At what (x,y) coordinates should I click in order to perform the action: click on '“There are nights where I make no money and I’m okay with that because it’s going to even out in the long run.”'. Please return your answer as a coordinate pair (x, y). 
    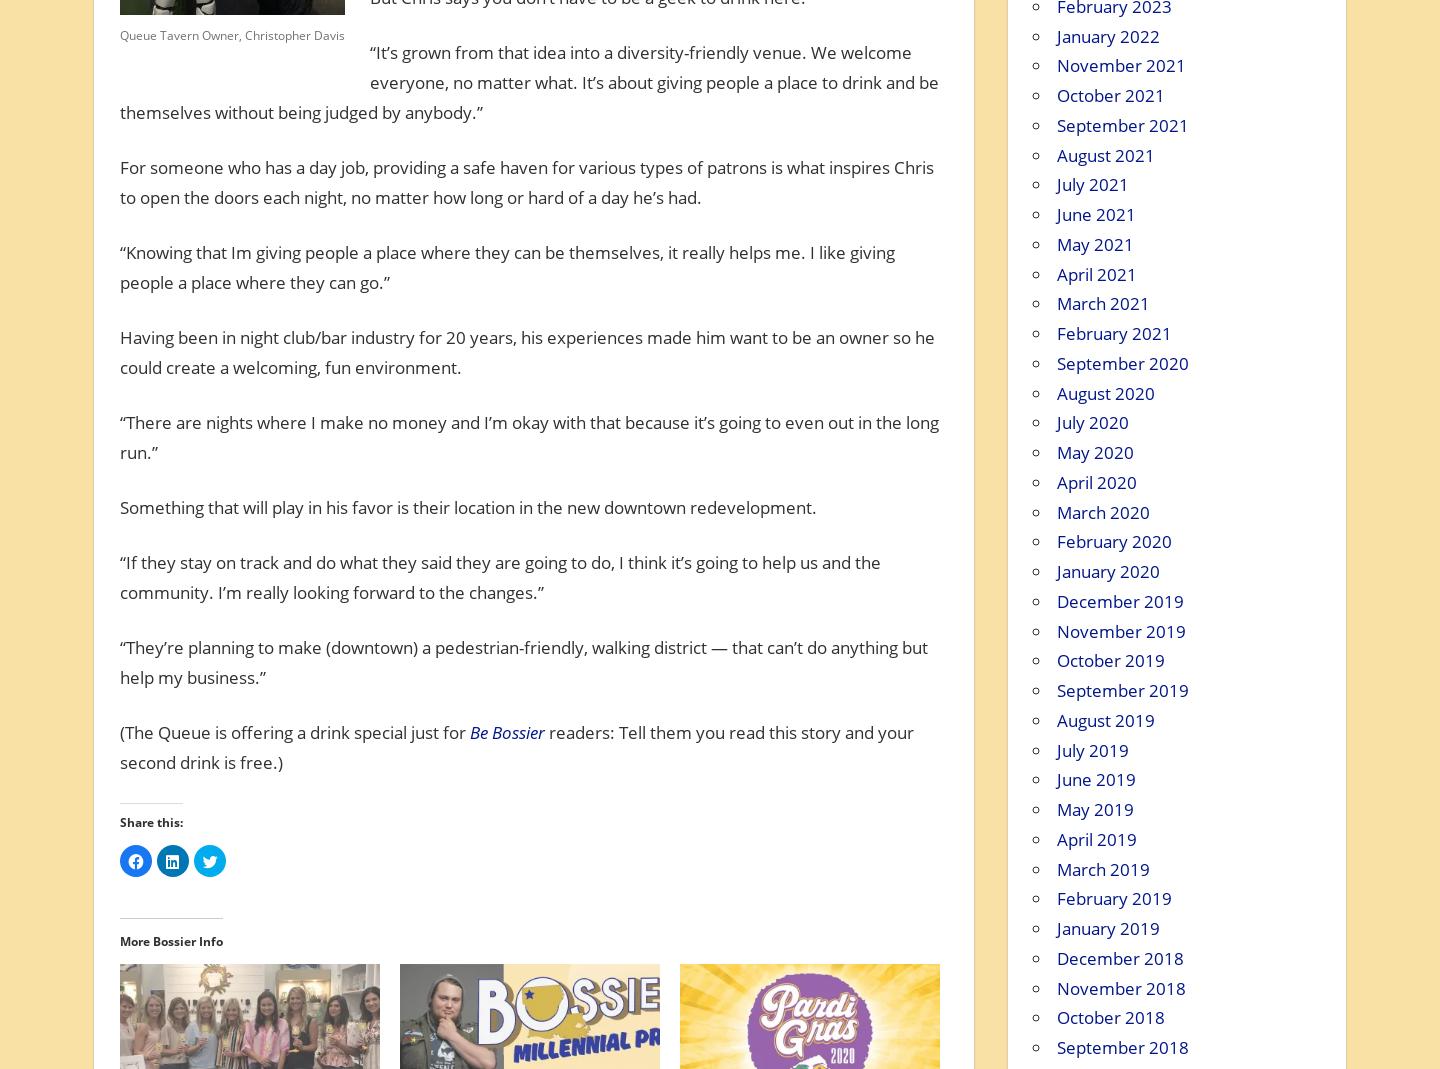
    Looking at the image, I should click on (527, 436).